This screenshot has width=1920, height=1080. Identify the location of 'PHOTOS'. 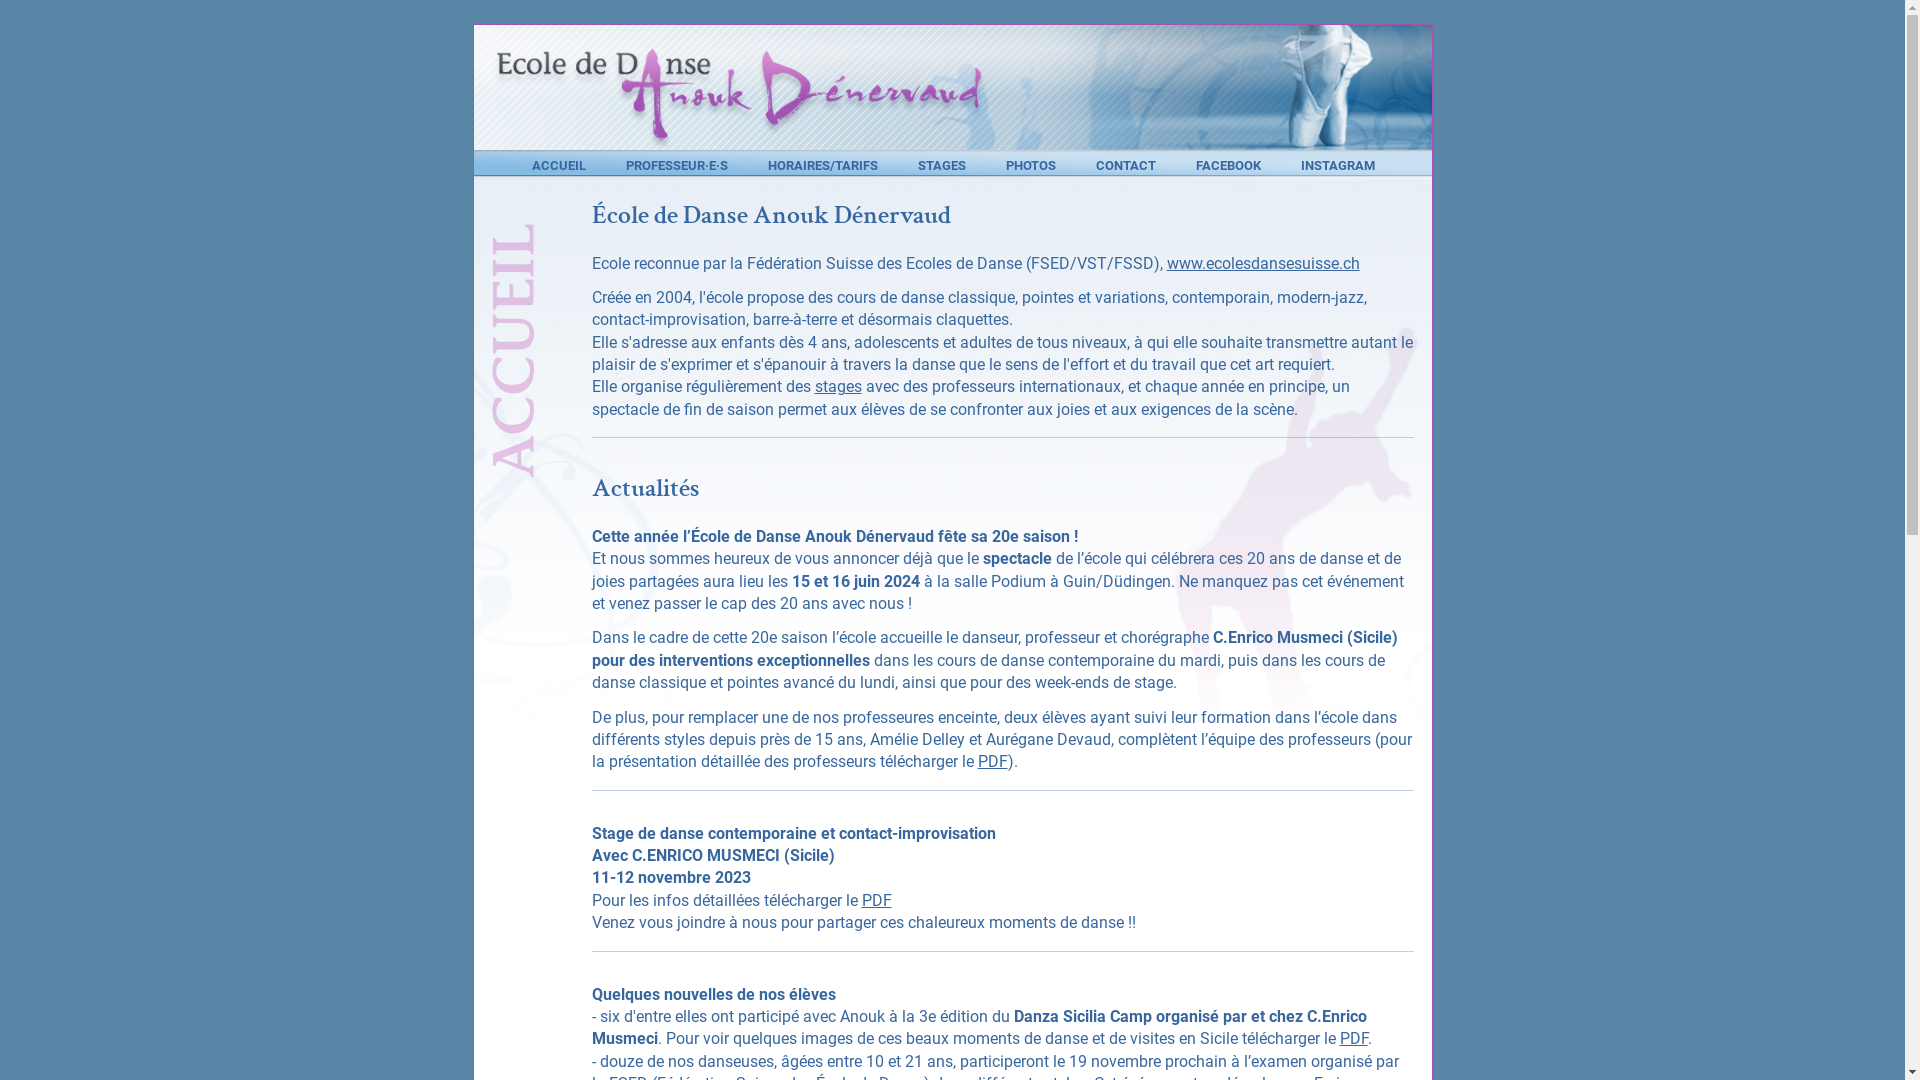
(1031, 164).